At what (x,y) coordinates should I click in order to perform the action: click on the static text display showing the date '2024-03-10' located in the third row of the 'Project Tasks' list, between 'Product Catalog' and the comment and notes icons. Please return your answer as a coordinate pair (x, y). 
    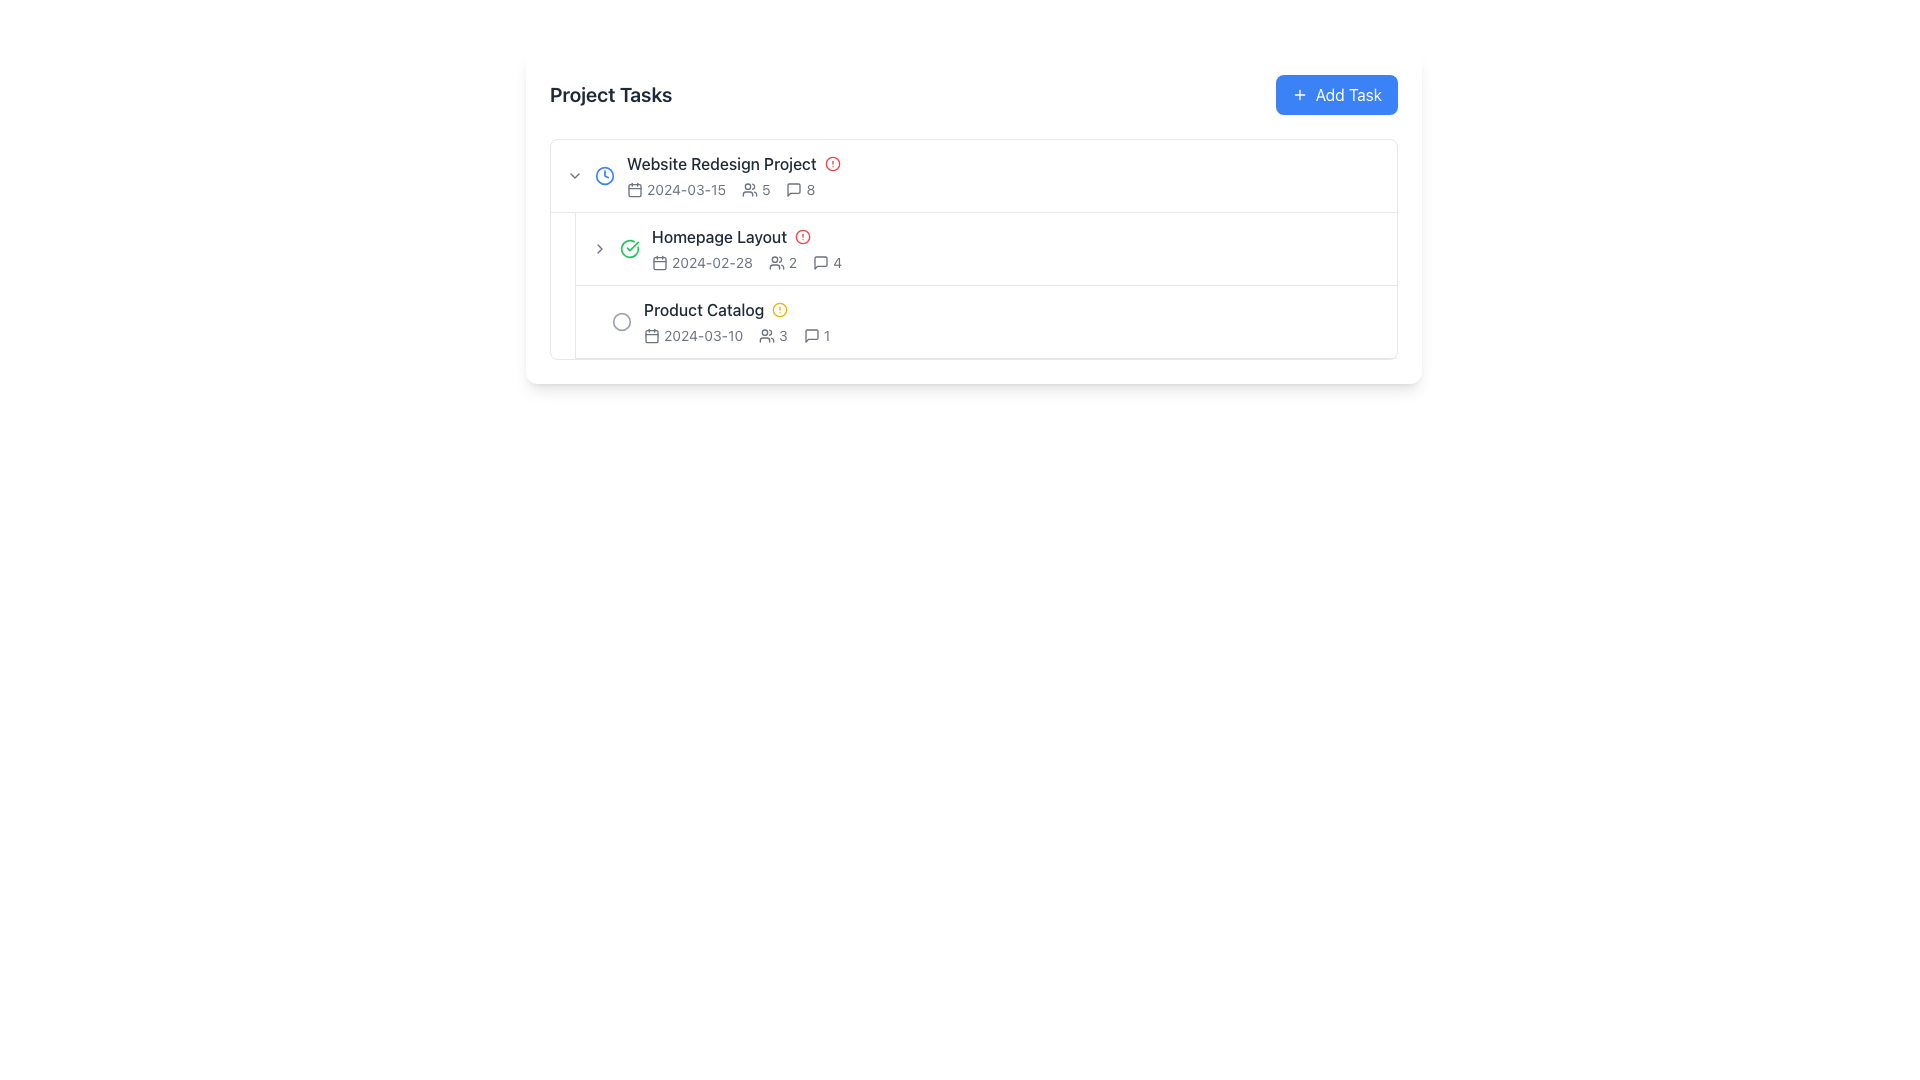
    Looking at the image, I should click on (703, 334).